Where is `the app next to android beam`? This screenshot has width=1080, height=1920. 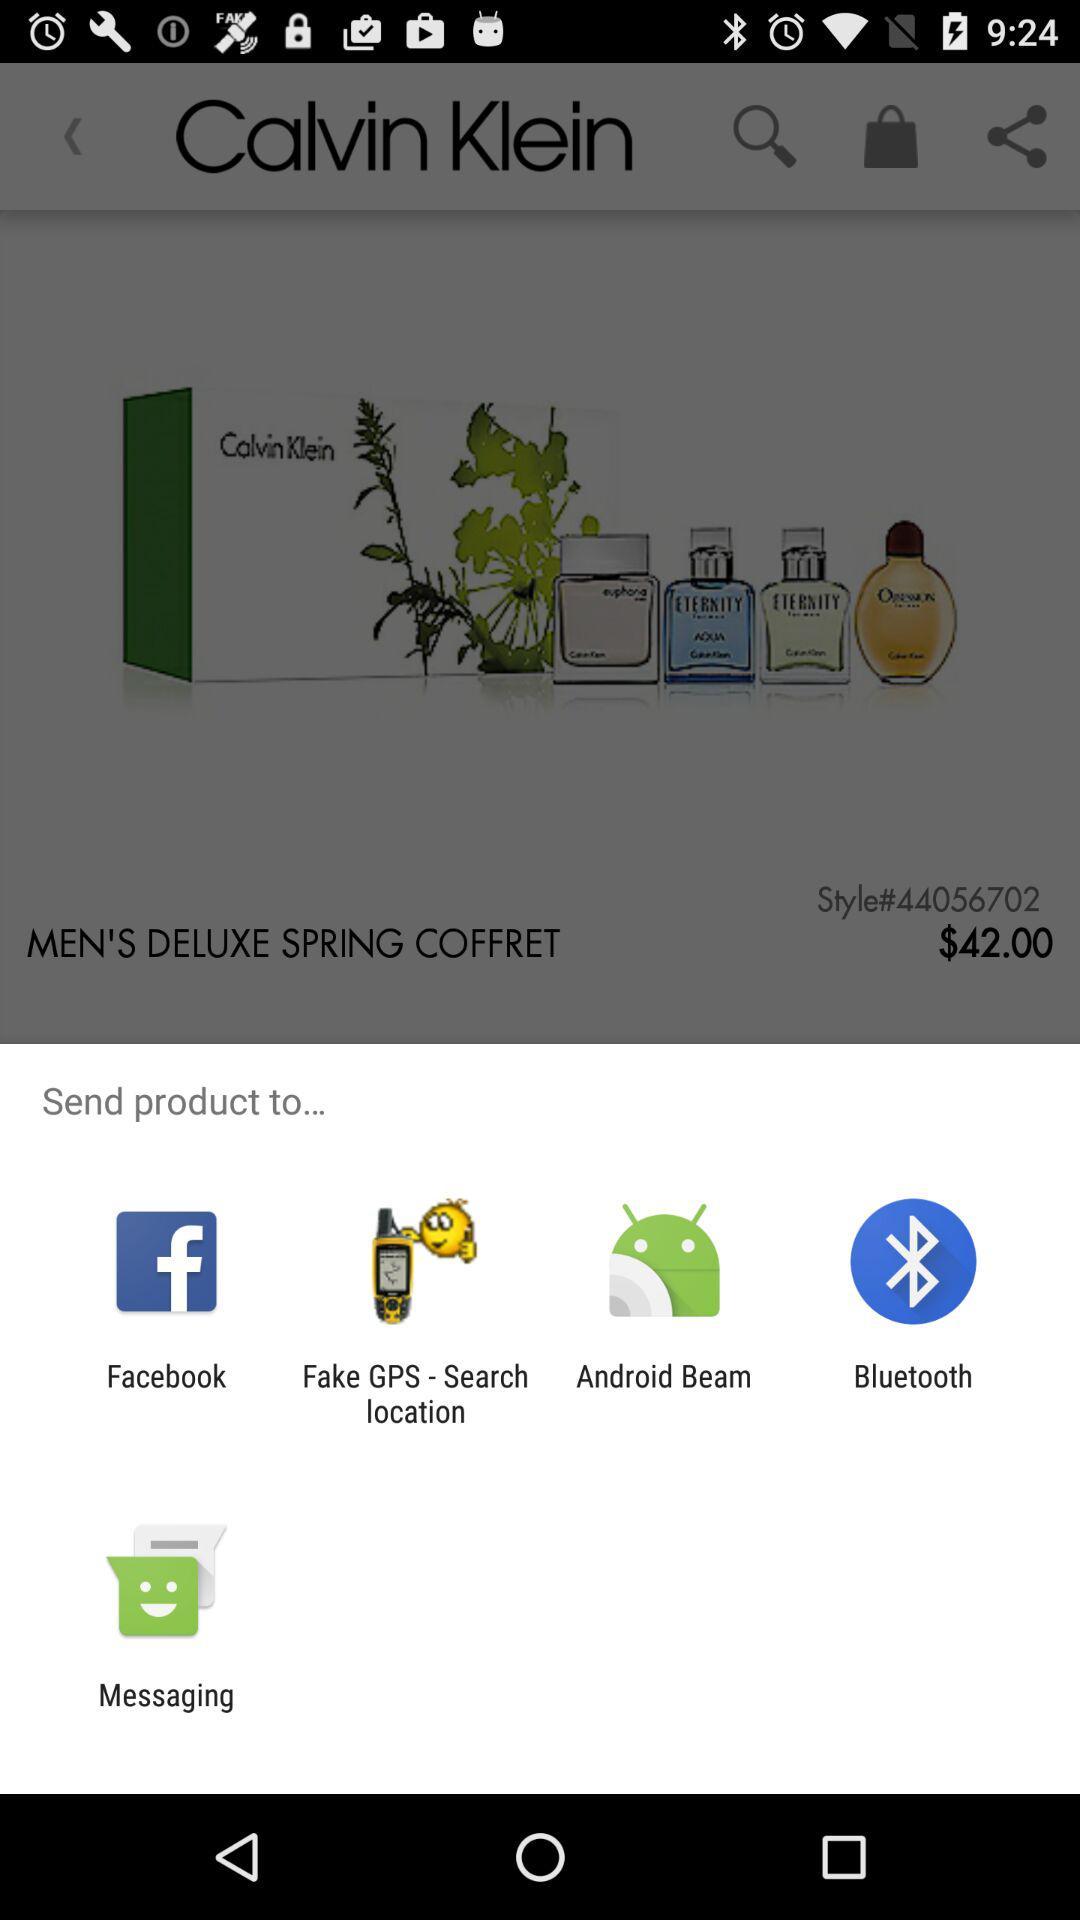 the app next to android beam is located at coordinates (913, 1392).